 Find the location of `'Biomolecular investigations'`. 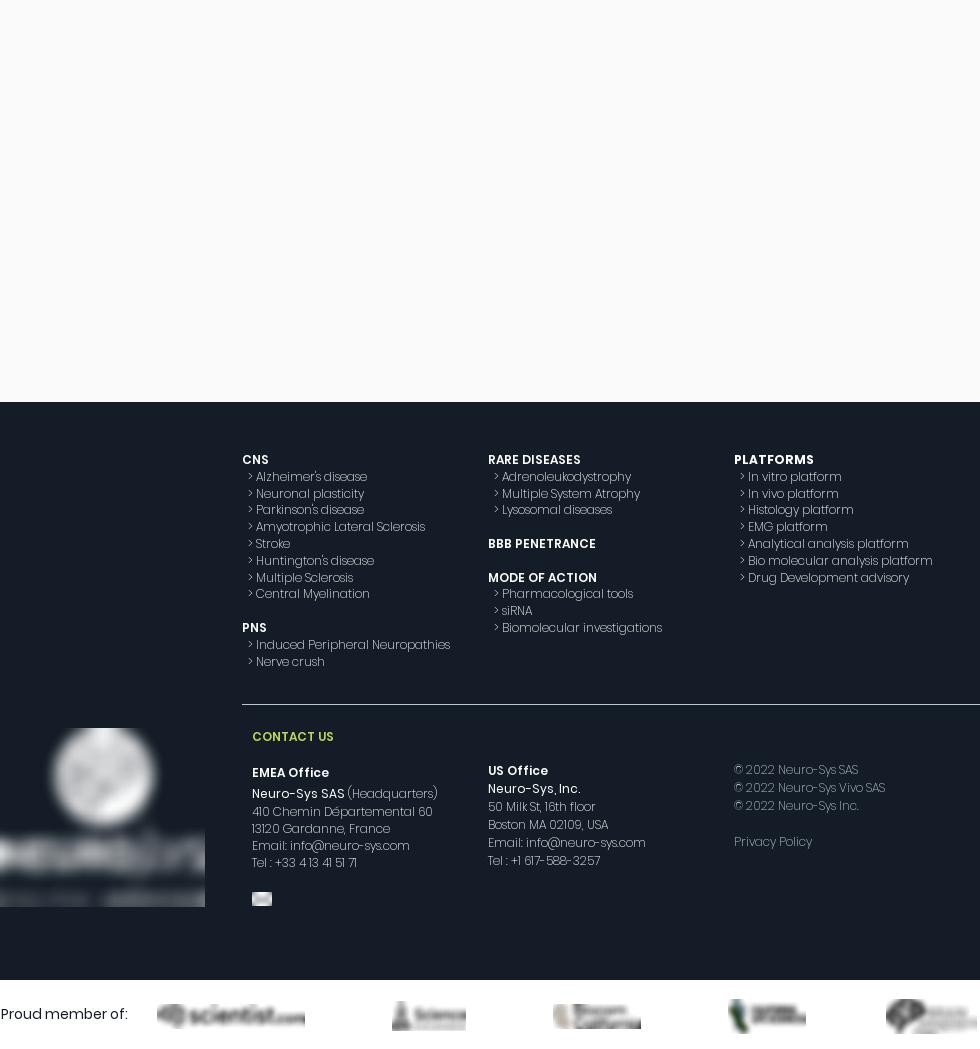

'Biomolecular investigations' is located at coordinates (582, 626).